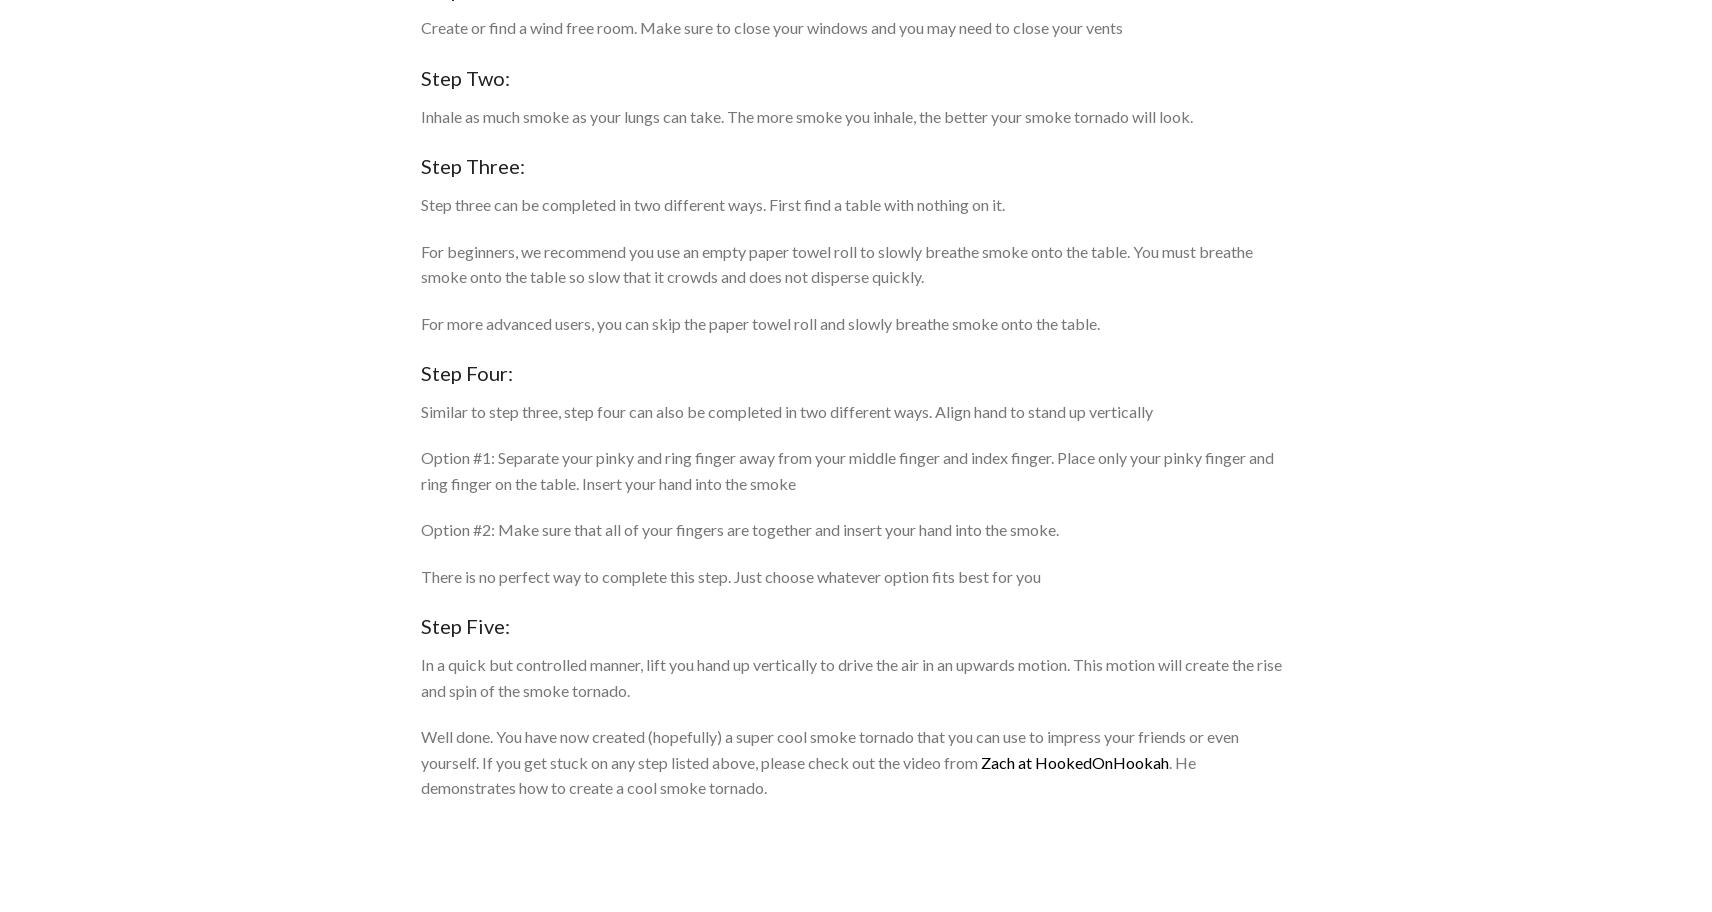 This screenshot has width=1712, height=912. Describe the element at coordinates (836, 263) in the screenshot. I see `'For beginners, we recommend you use an empty paper towel roll to slowly breathe smoke onto the table. You must breathe smoke onto the table so slow that it crowds and does not disperse quickly.'` at that location.